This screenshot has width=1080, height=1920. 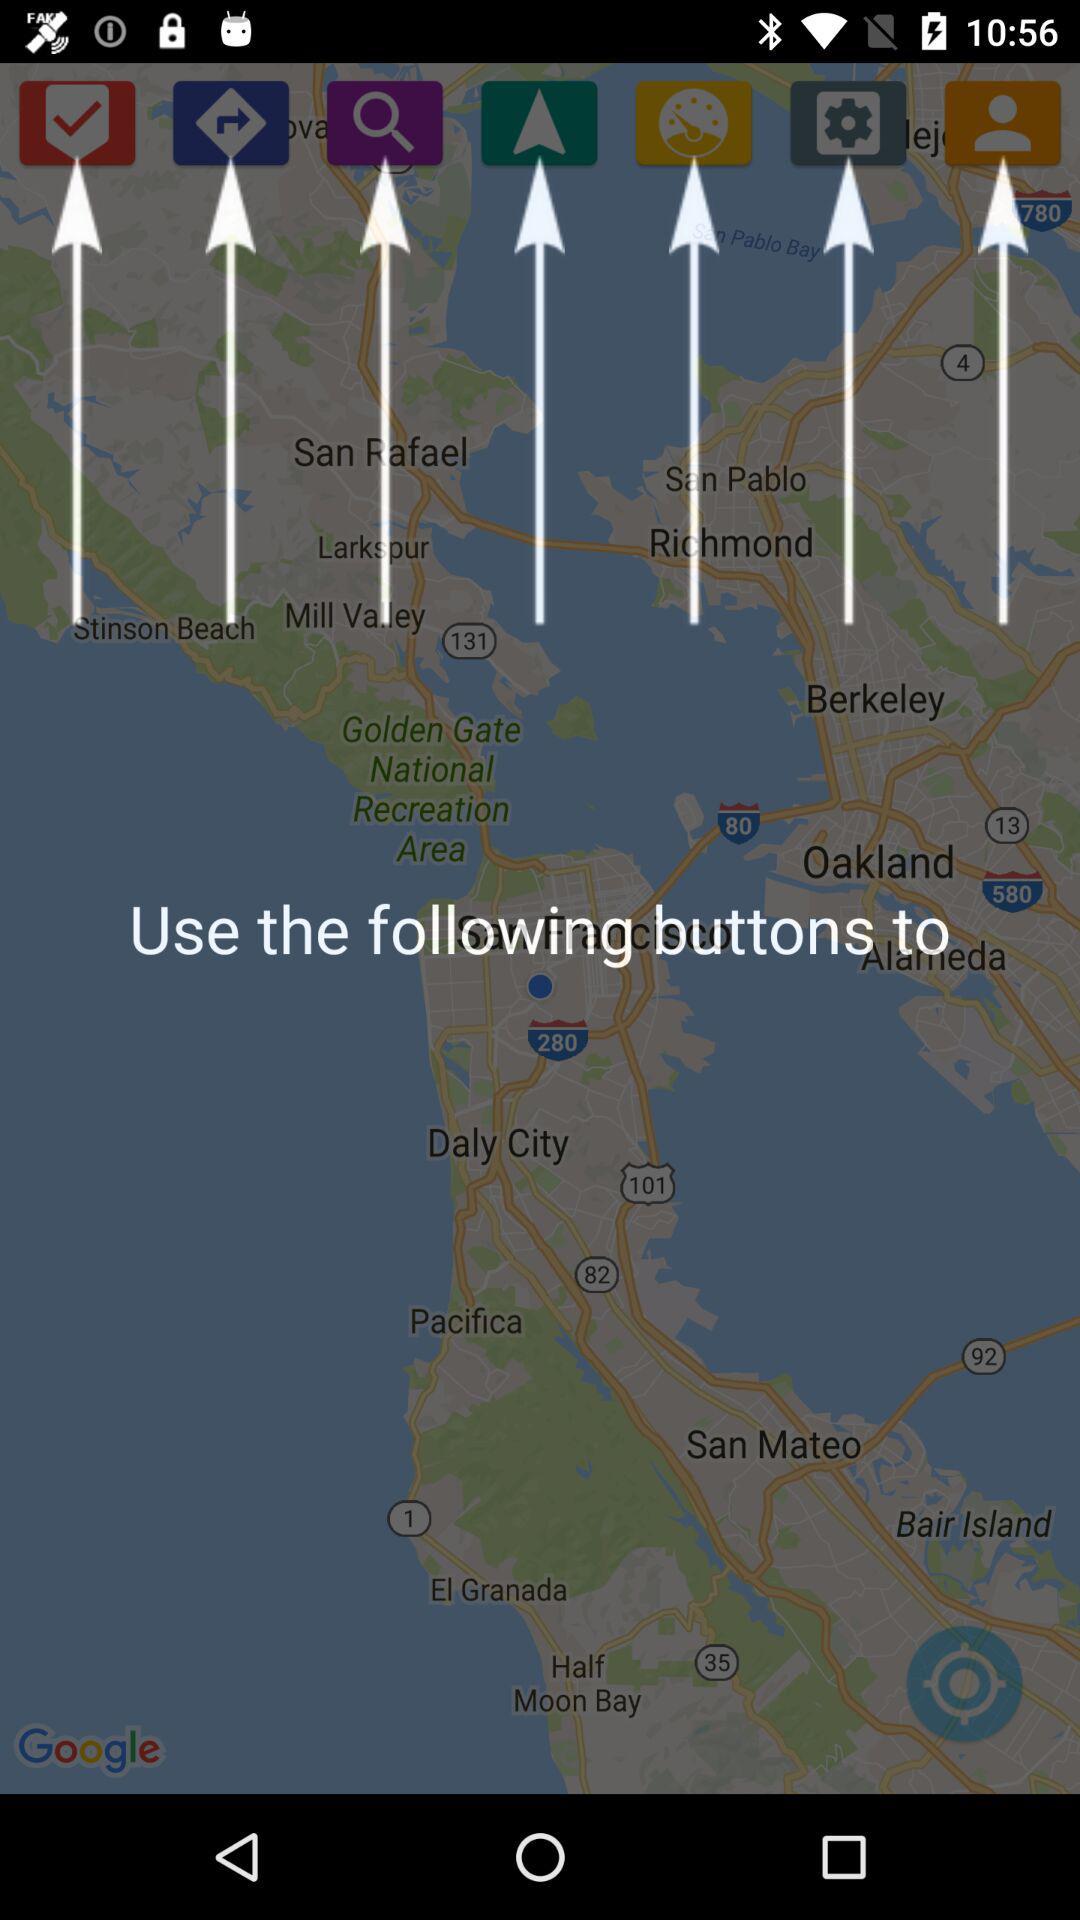 I want to click on show people, so click(x=1002, y=121).